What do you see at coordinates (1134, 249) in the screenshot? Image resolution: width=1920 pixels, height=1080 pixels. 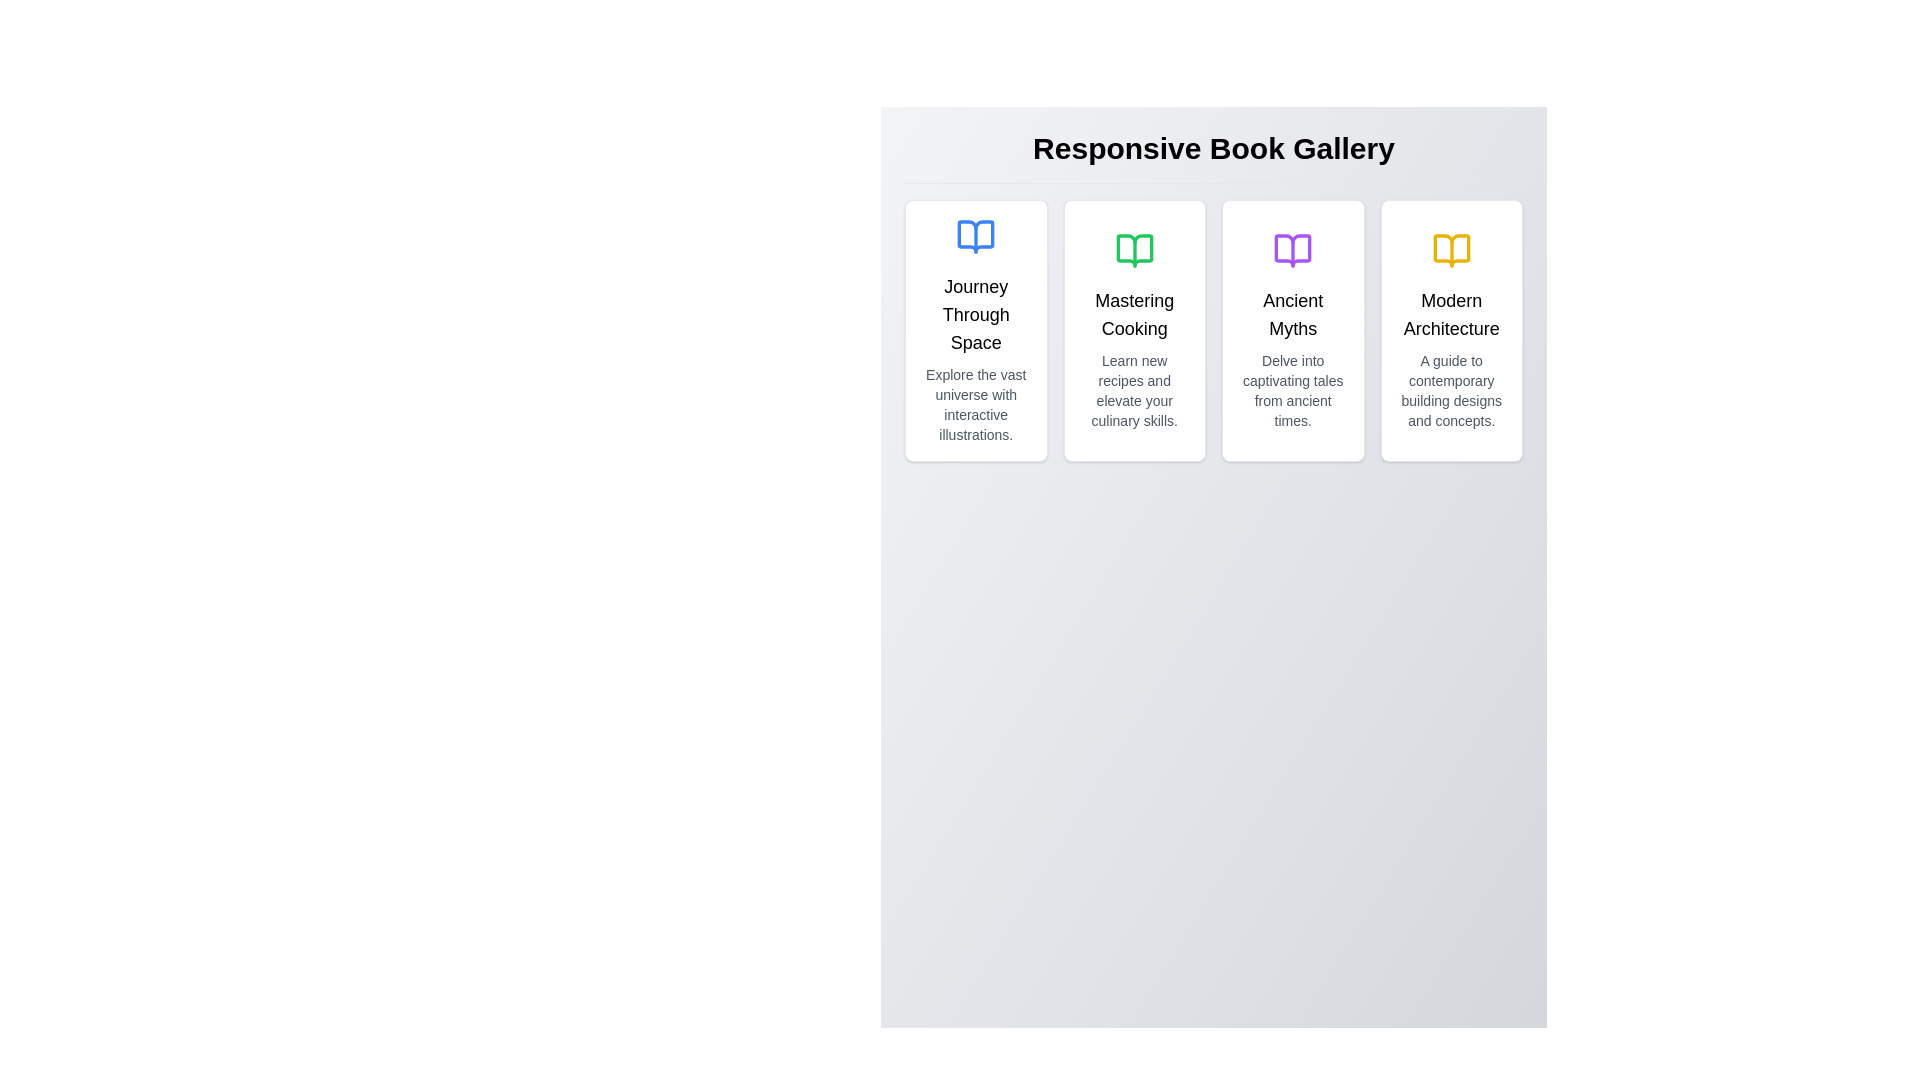 I see `the visual representation of the 'Mastering Cooking' icon located in the second card of a horizontally aligned set of four cards` at bounding box center [1134, 249].